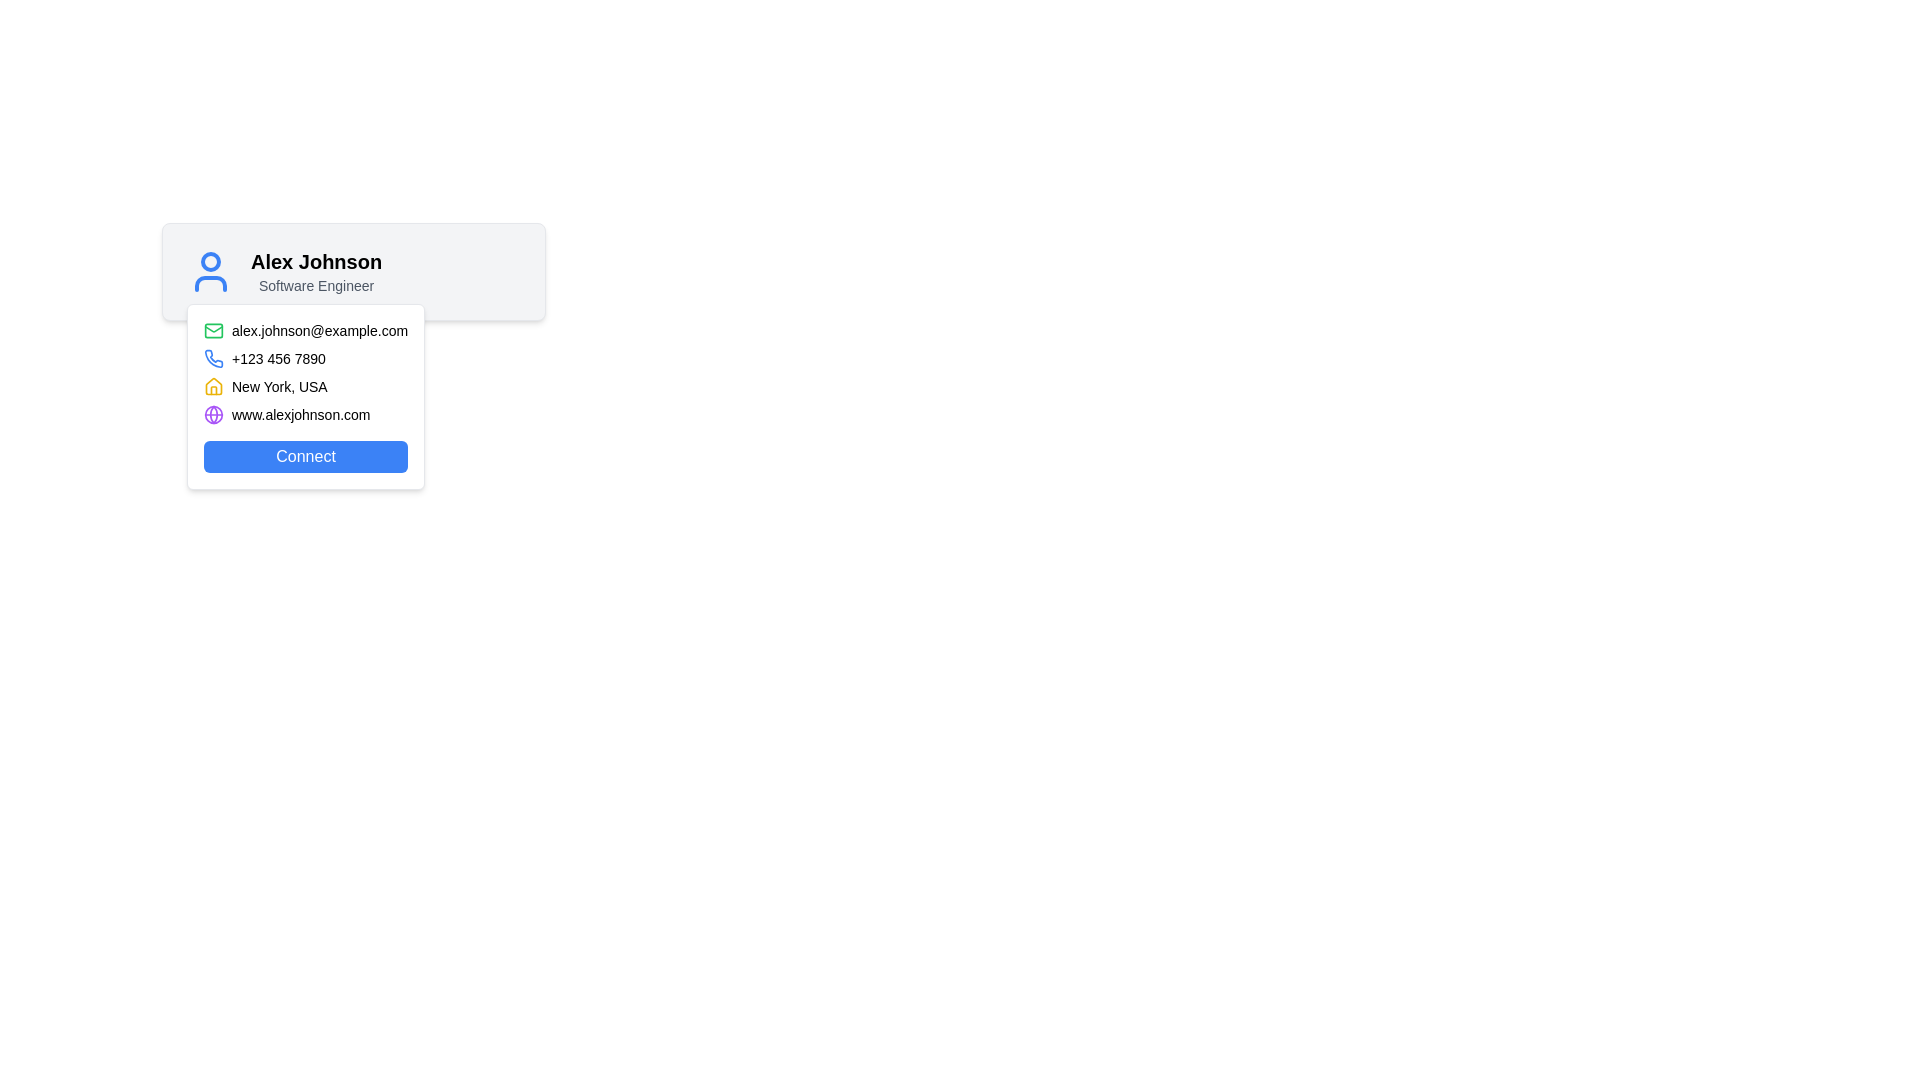 The height and width of the screenshot is (1080, 1920). Describe the element at coordinates (277, 357) in the screenshot. I see `text display element that shows the user's contact phone number, located directly to the right of a blue phone icon and below an email address` at that location.